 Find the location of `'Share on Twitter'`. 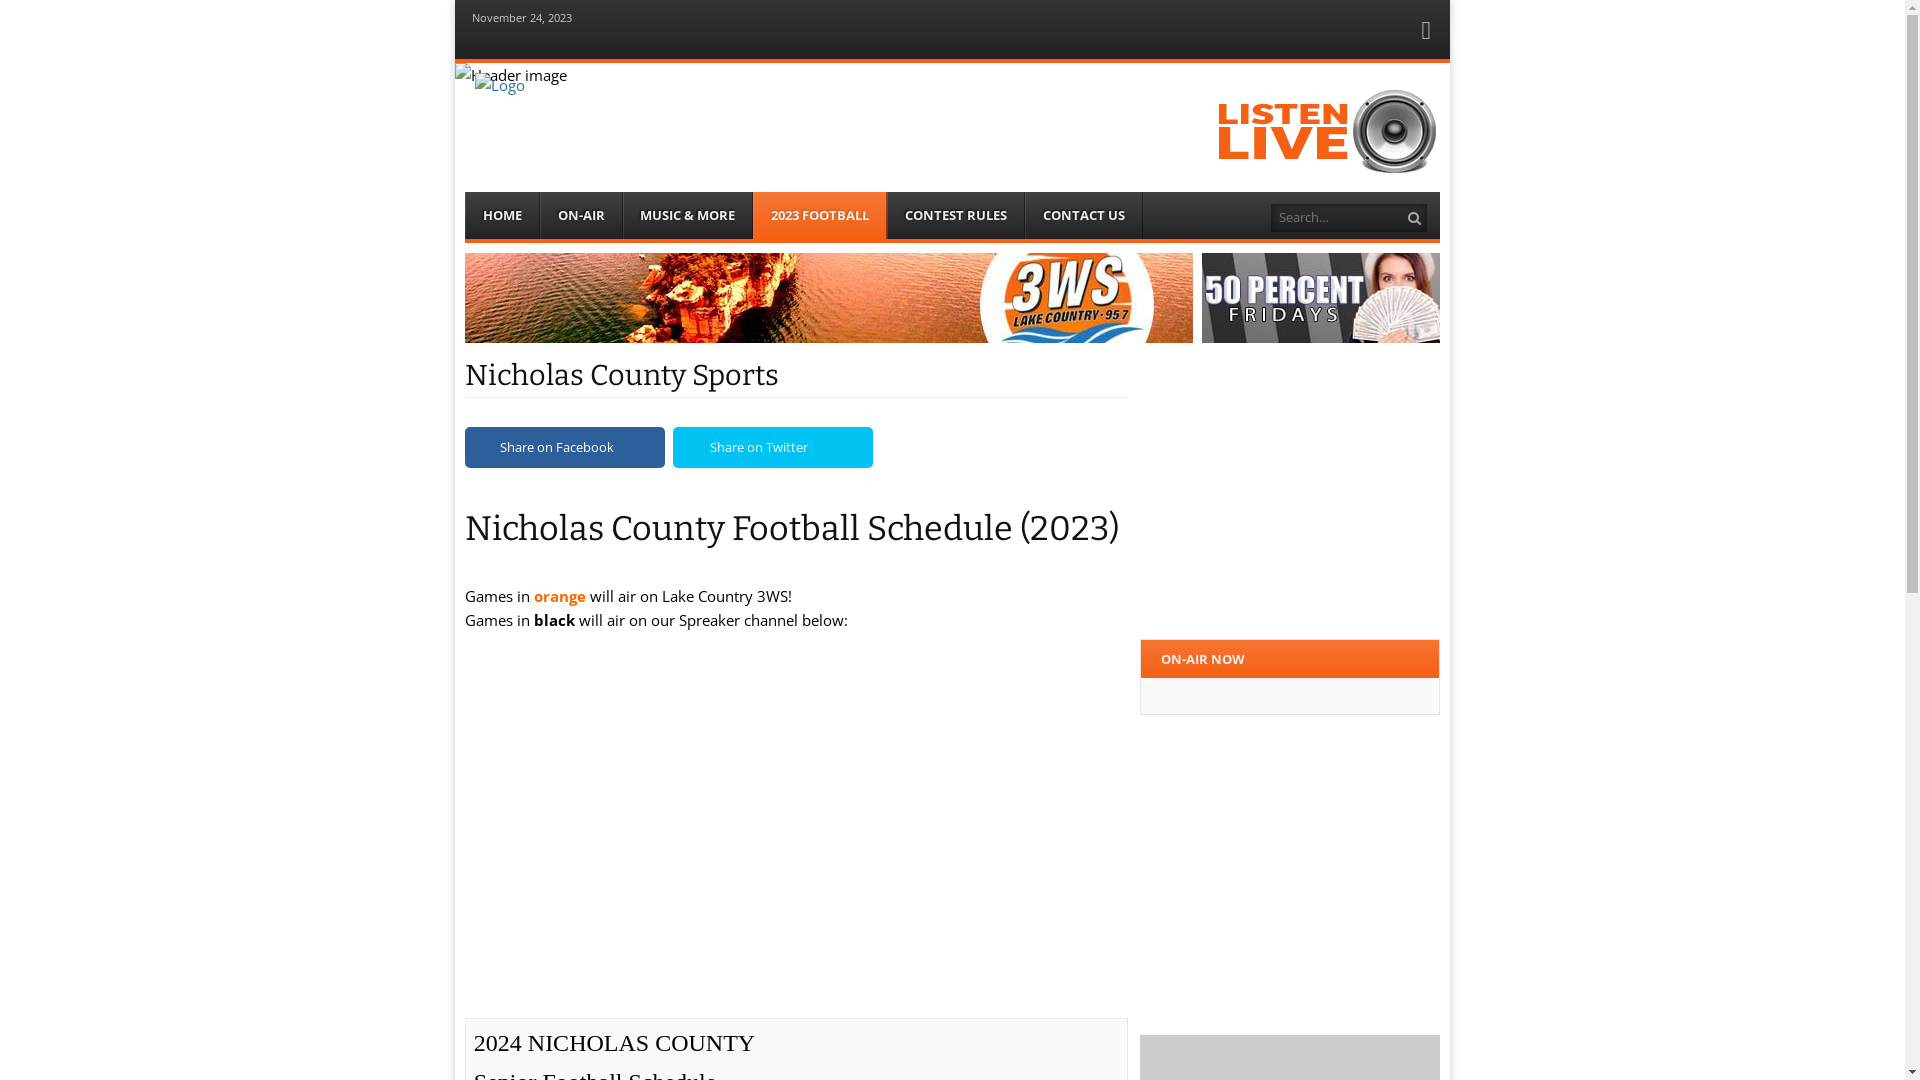

'Share on Twitter' is located at coordinates (771, 446).